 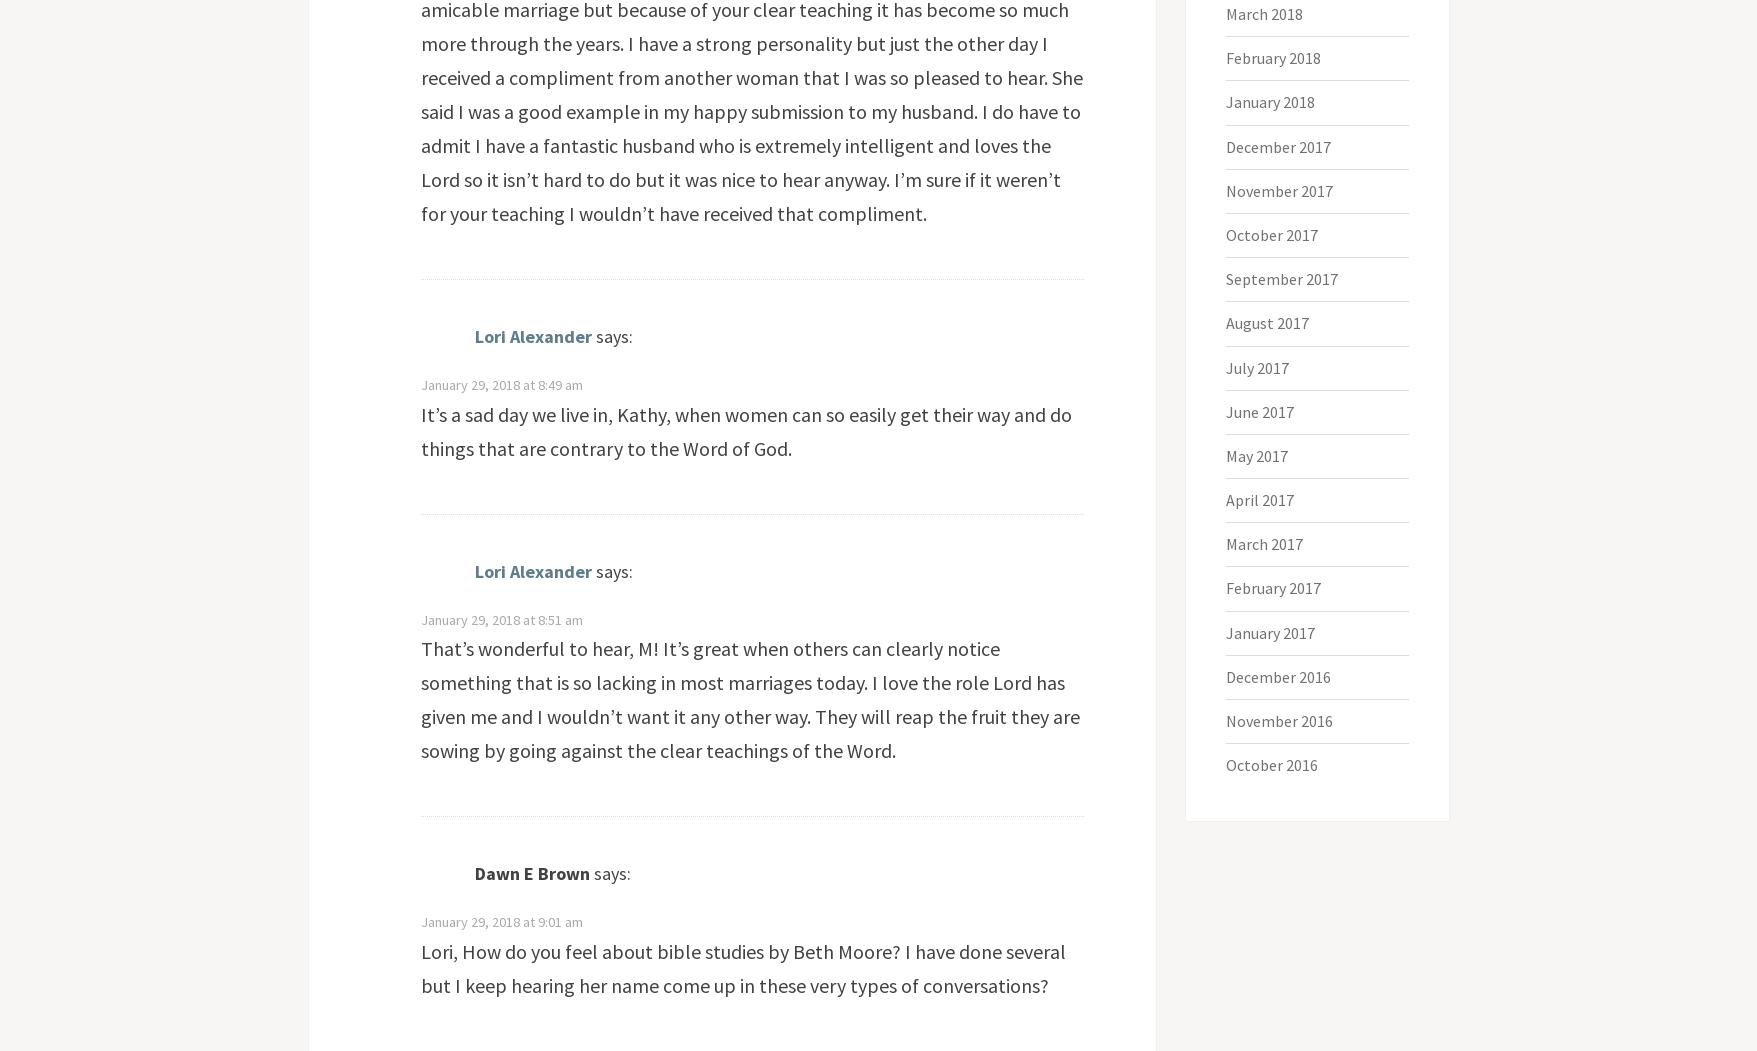 What do you see at coordinates (1282, 279) in the screenshot?
I see `'September 2017'` at bounding box center [1282, 279].